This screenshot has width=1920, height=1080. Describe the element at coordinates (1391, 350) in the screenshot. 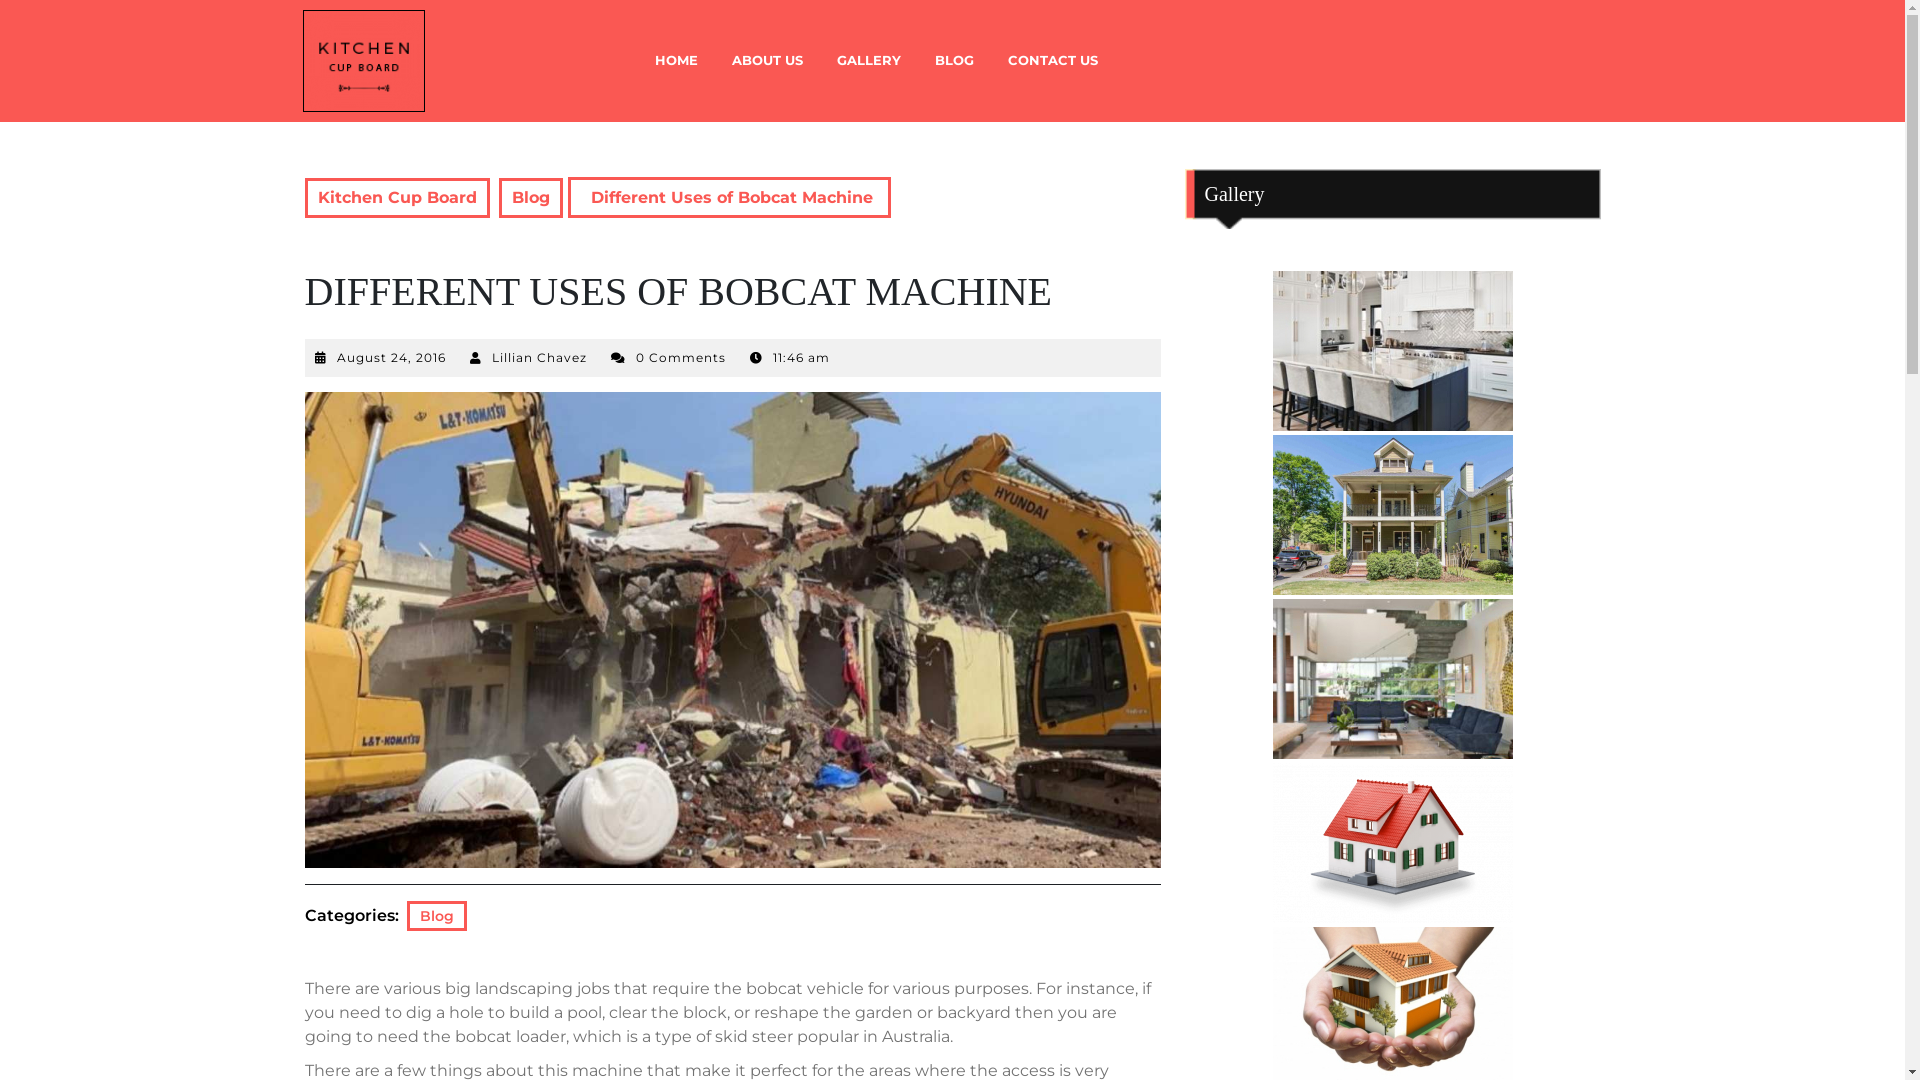

I see `'1'` at that location.